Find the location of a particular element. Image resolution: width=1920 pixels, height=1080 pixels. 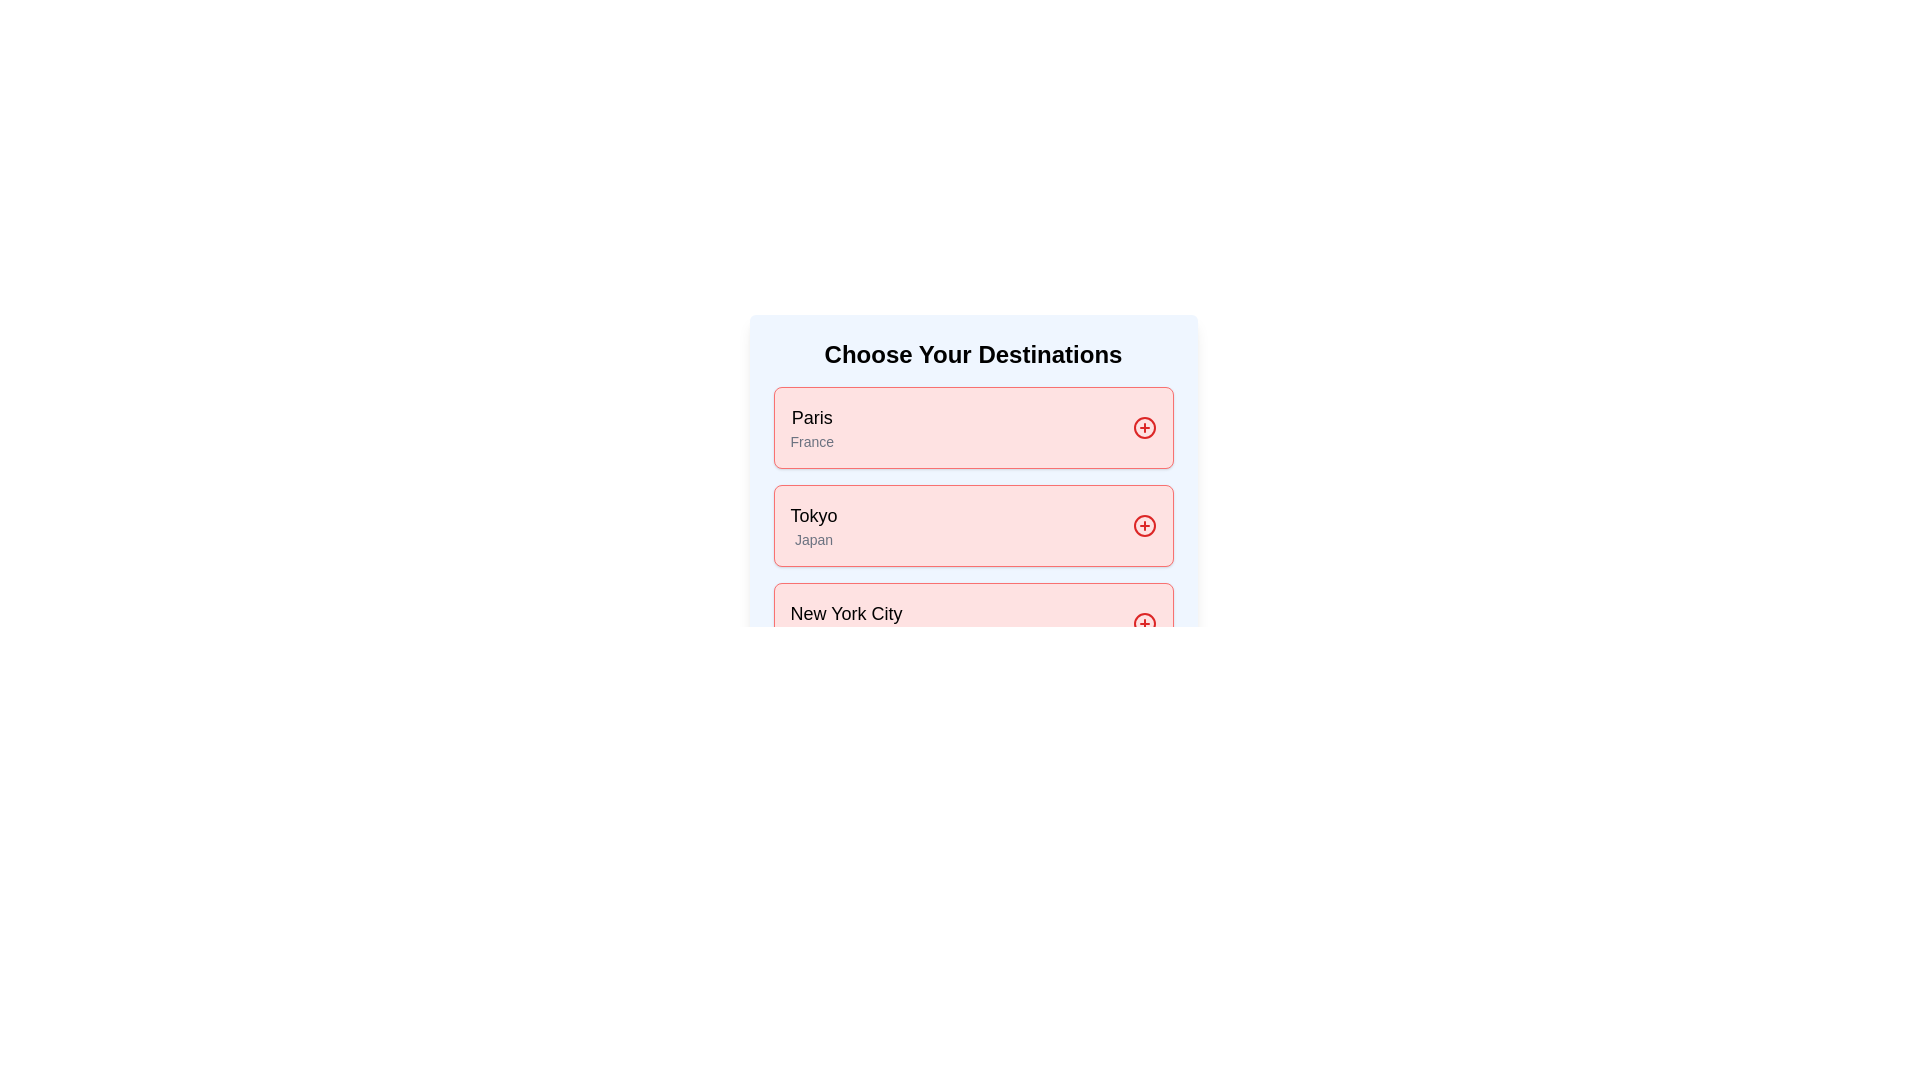

the circular plus icon associated with the 'Tokyo' destination is located at coordinates (1144, 524).